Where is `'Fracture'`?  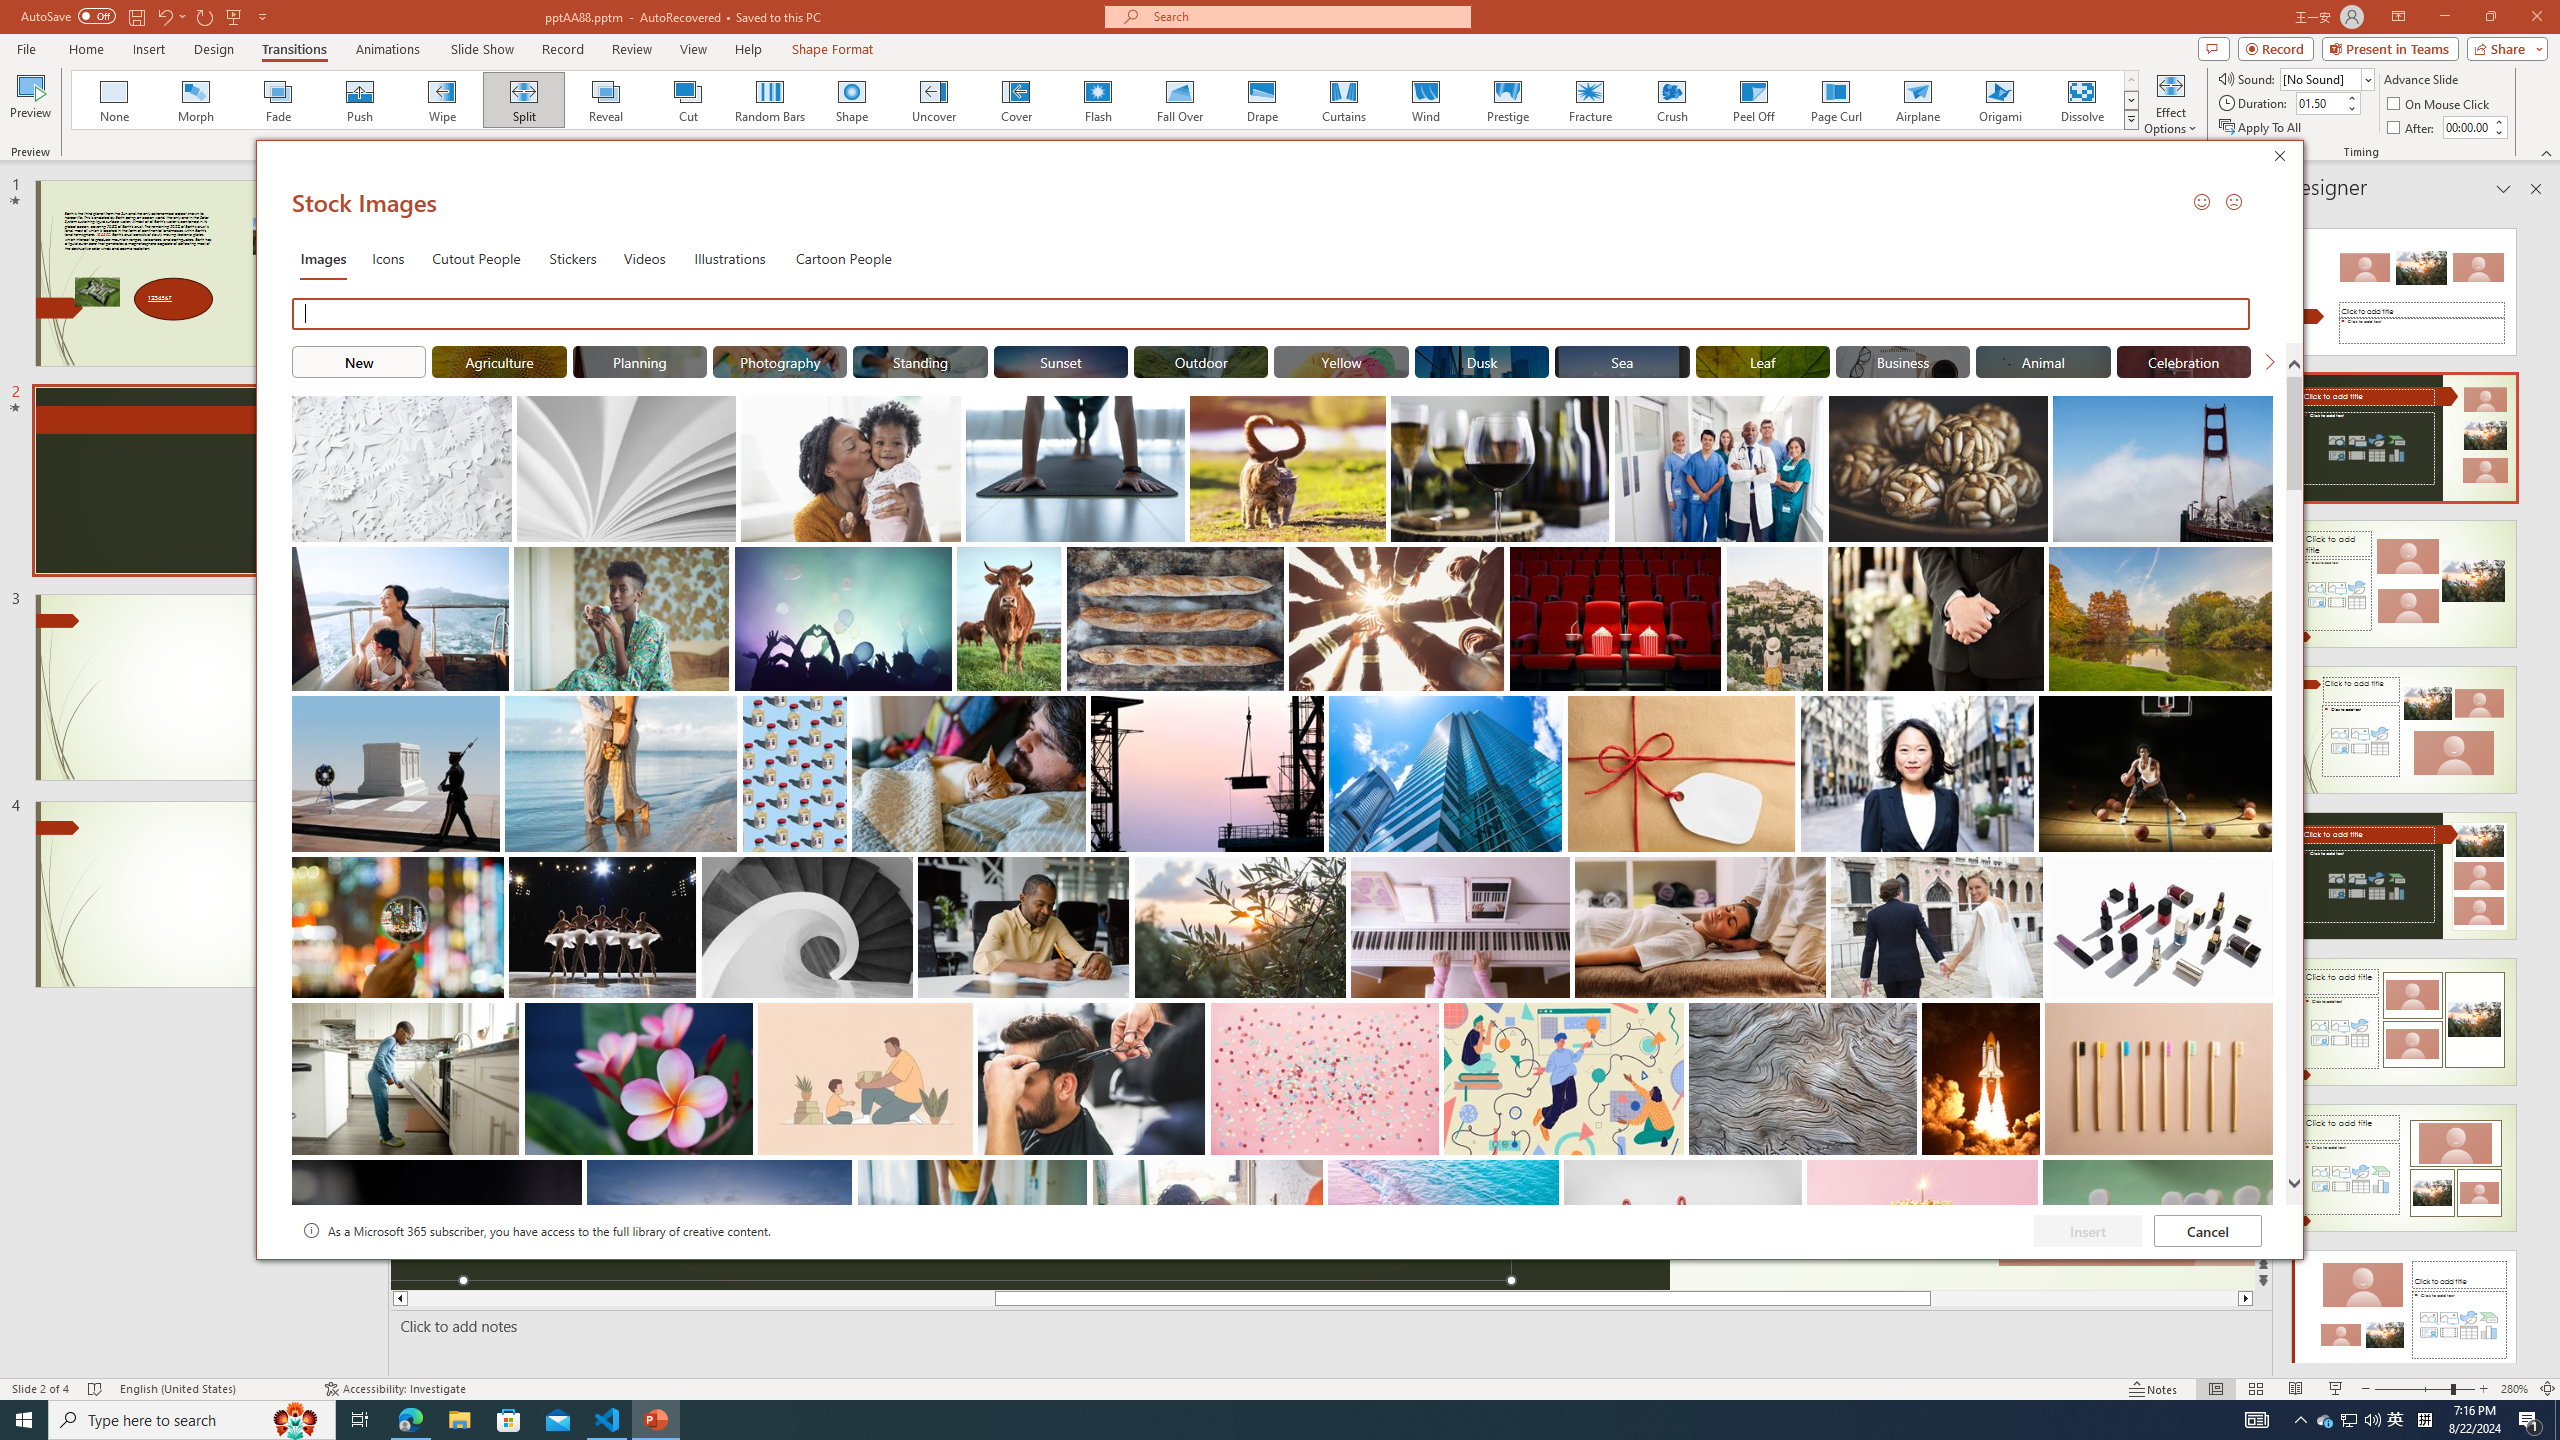 'Fracture' is located at coordinates (1589, 99).